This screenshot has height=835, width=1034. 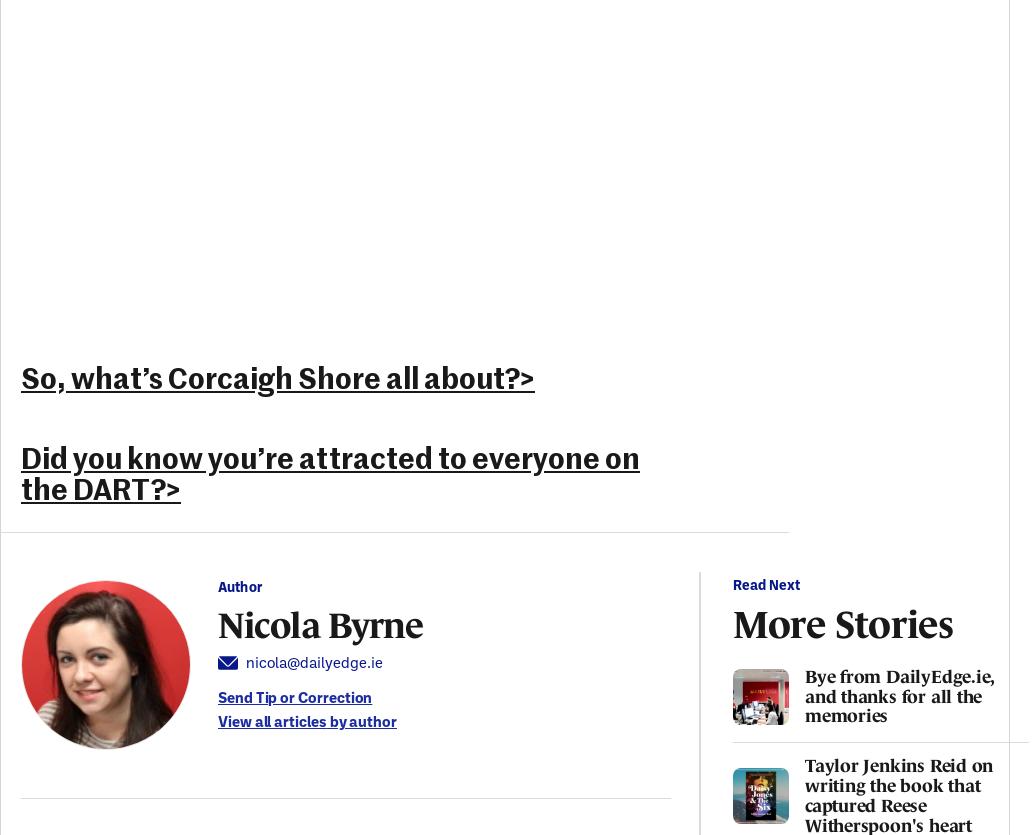 I want to click on 'Nicola Byrne', so click(x=319, y=622).